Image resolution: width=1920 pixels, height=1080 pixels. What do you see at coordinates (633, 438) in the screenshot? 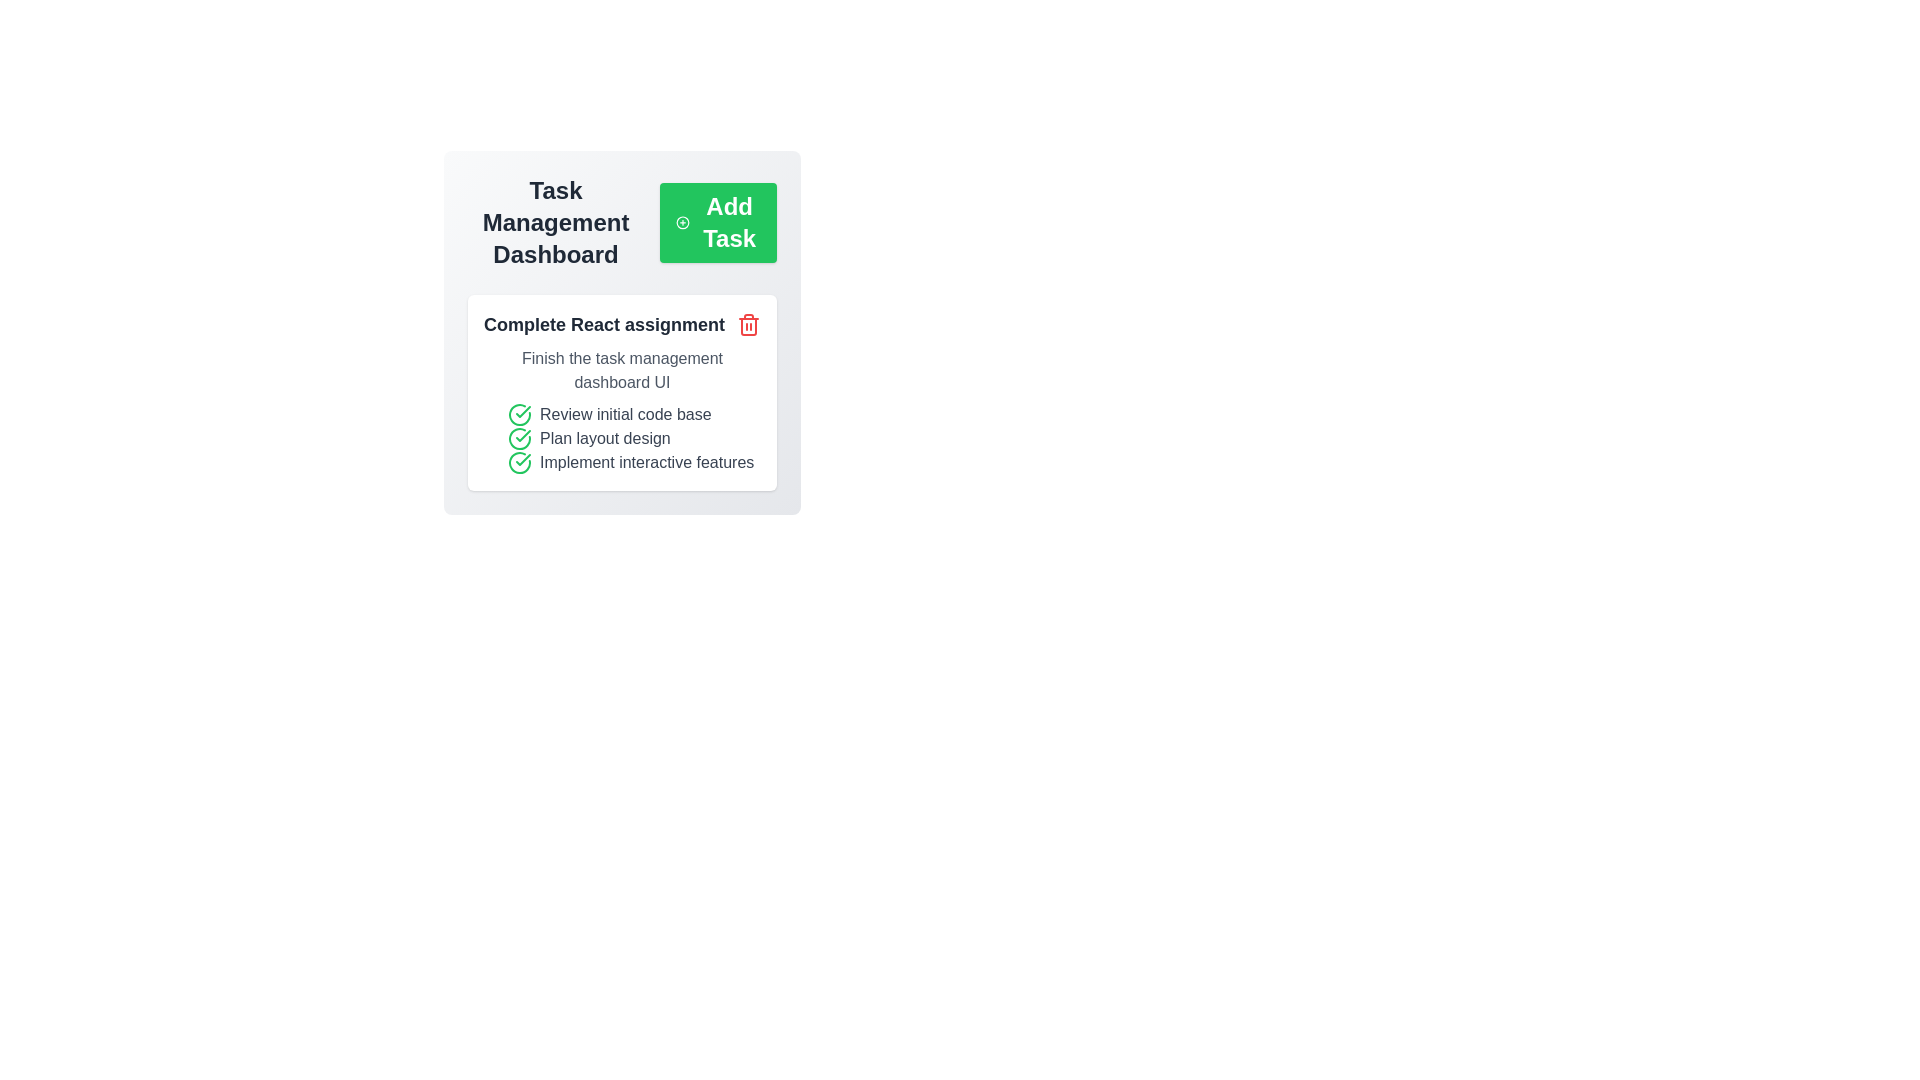
I see `the completed task item for 'Plan layout design' in the task management card, which is the second item in the task list` at bounding box center [633, 438].